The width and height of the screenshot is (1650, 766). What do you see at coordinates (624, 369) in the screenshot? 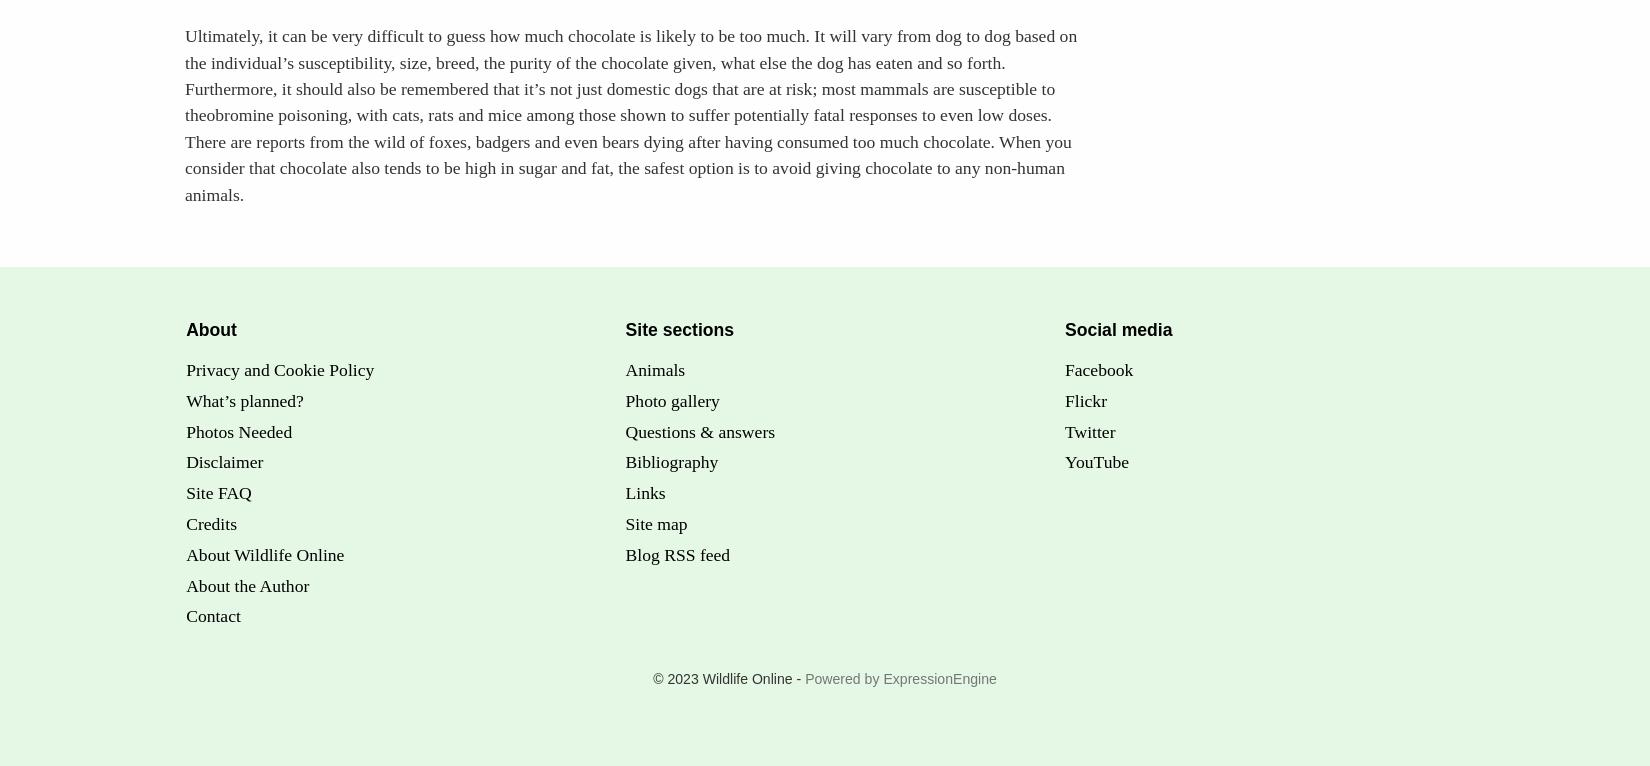
I see `'Animals'` at bounding box center [624, 369].